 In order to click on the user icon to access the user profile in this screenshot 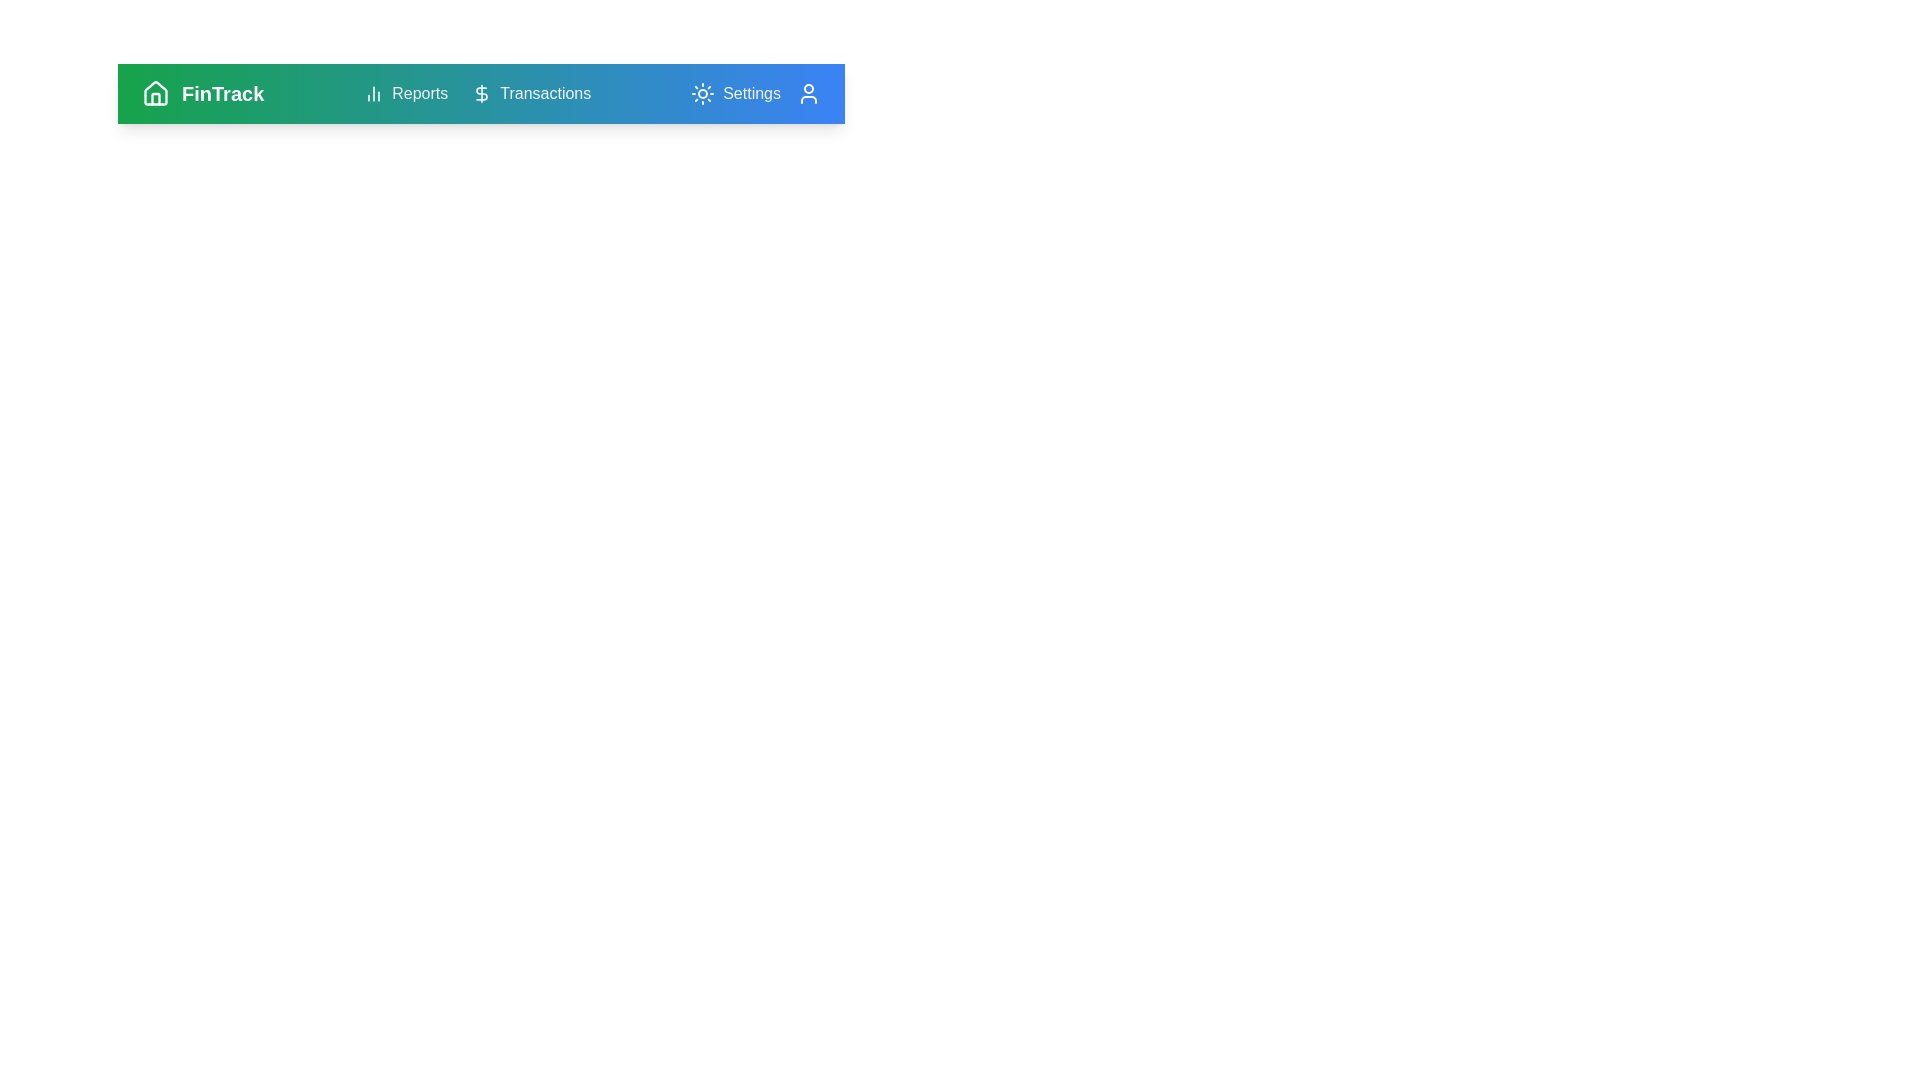, I will do `click(808, 93)`.